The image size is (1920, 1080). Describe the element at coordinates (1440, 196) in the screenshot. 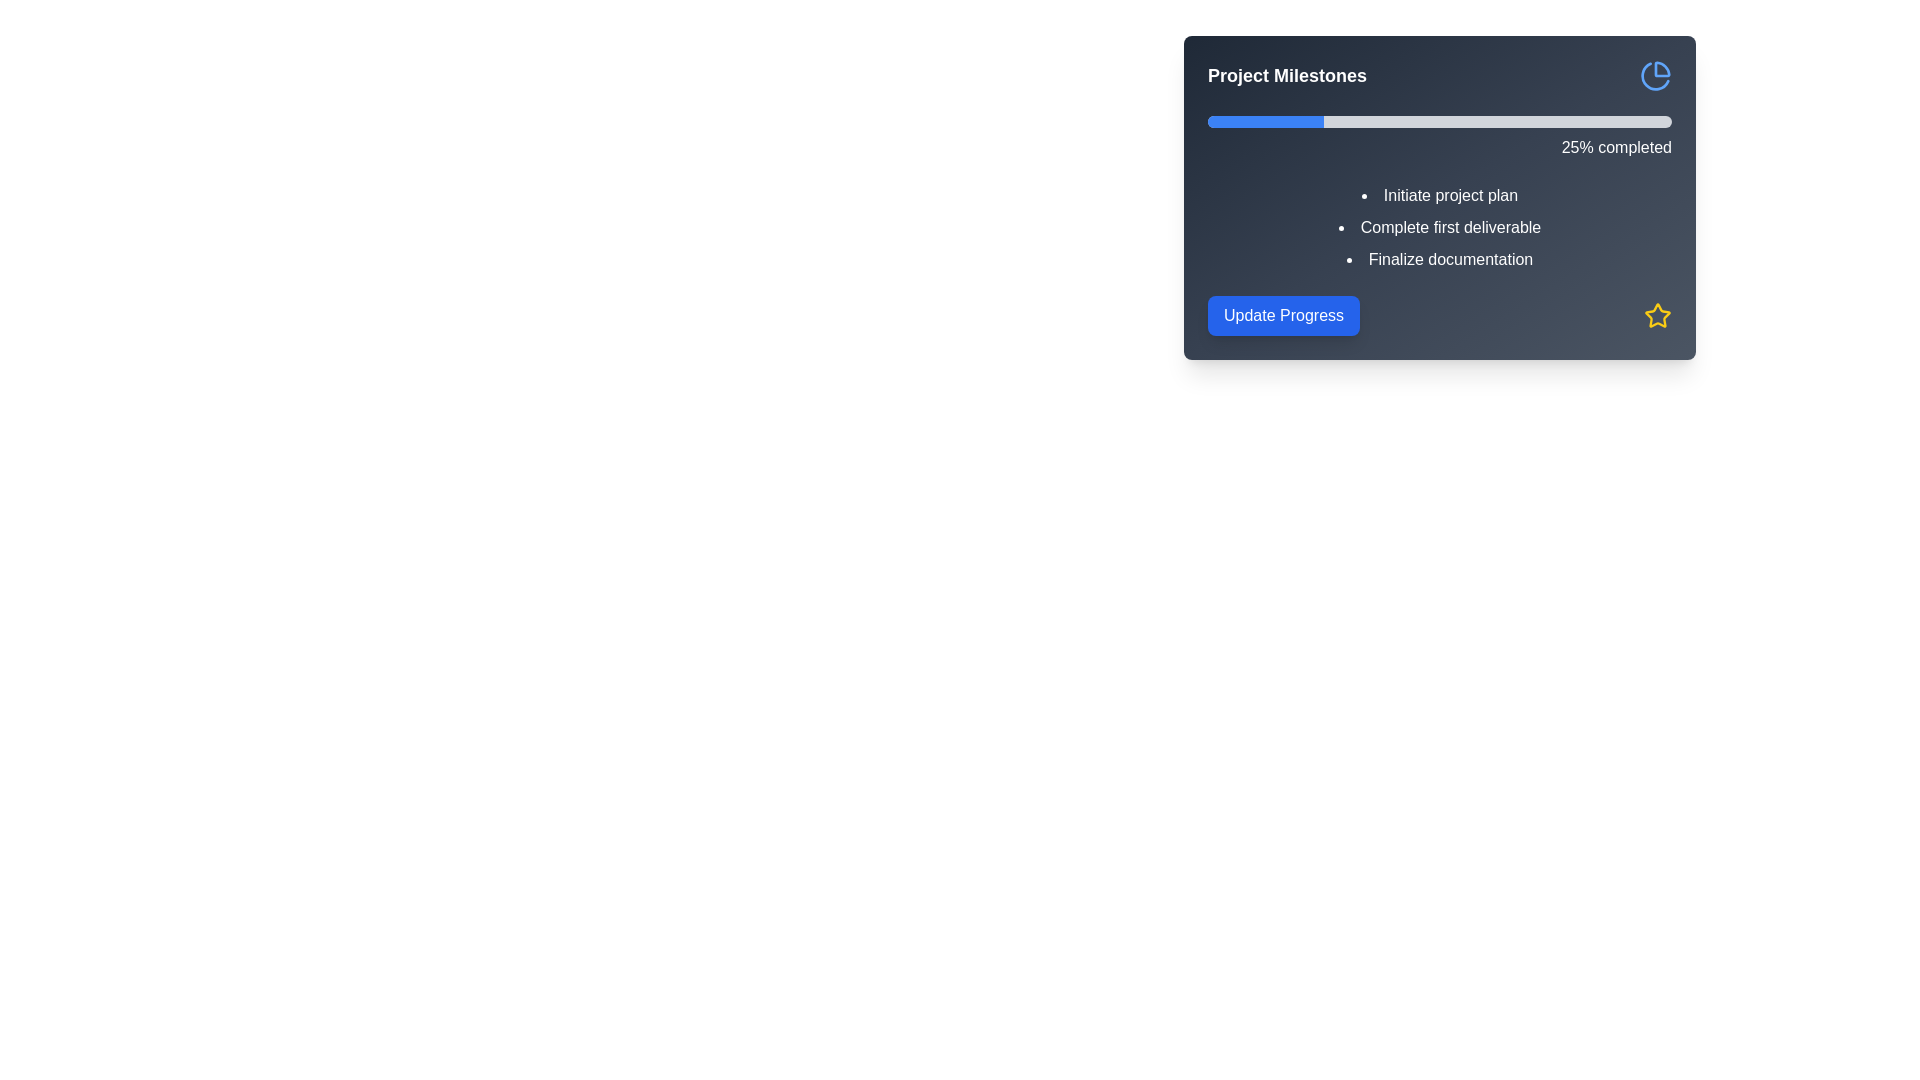

I see `the label displaying 'Initiate project plan' under the 'Project Milestones' section, which is the first item in the milestone tasks list` at that location.